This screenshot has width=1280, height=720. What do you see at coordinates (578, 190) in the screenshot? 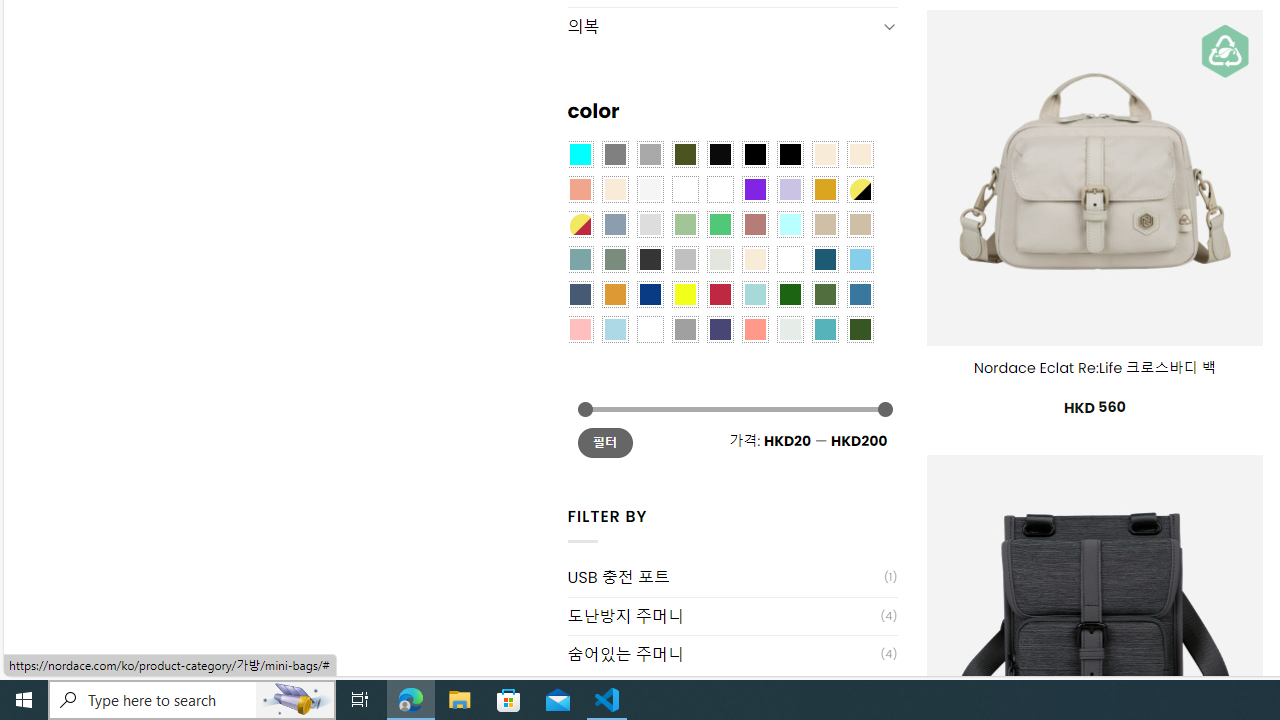
I see `'Coral'` at bounding box center [578, 190].